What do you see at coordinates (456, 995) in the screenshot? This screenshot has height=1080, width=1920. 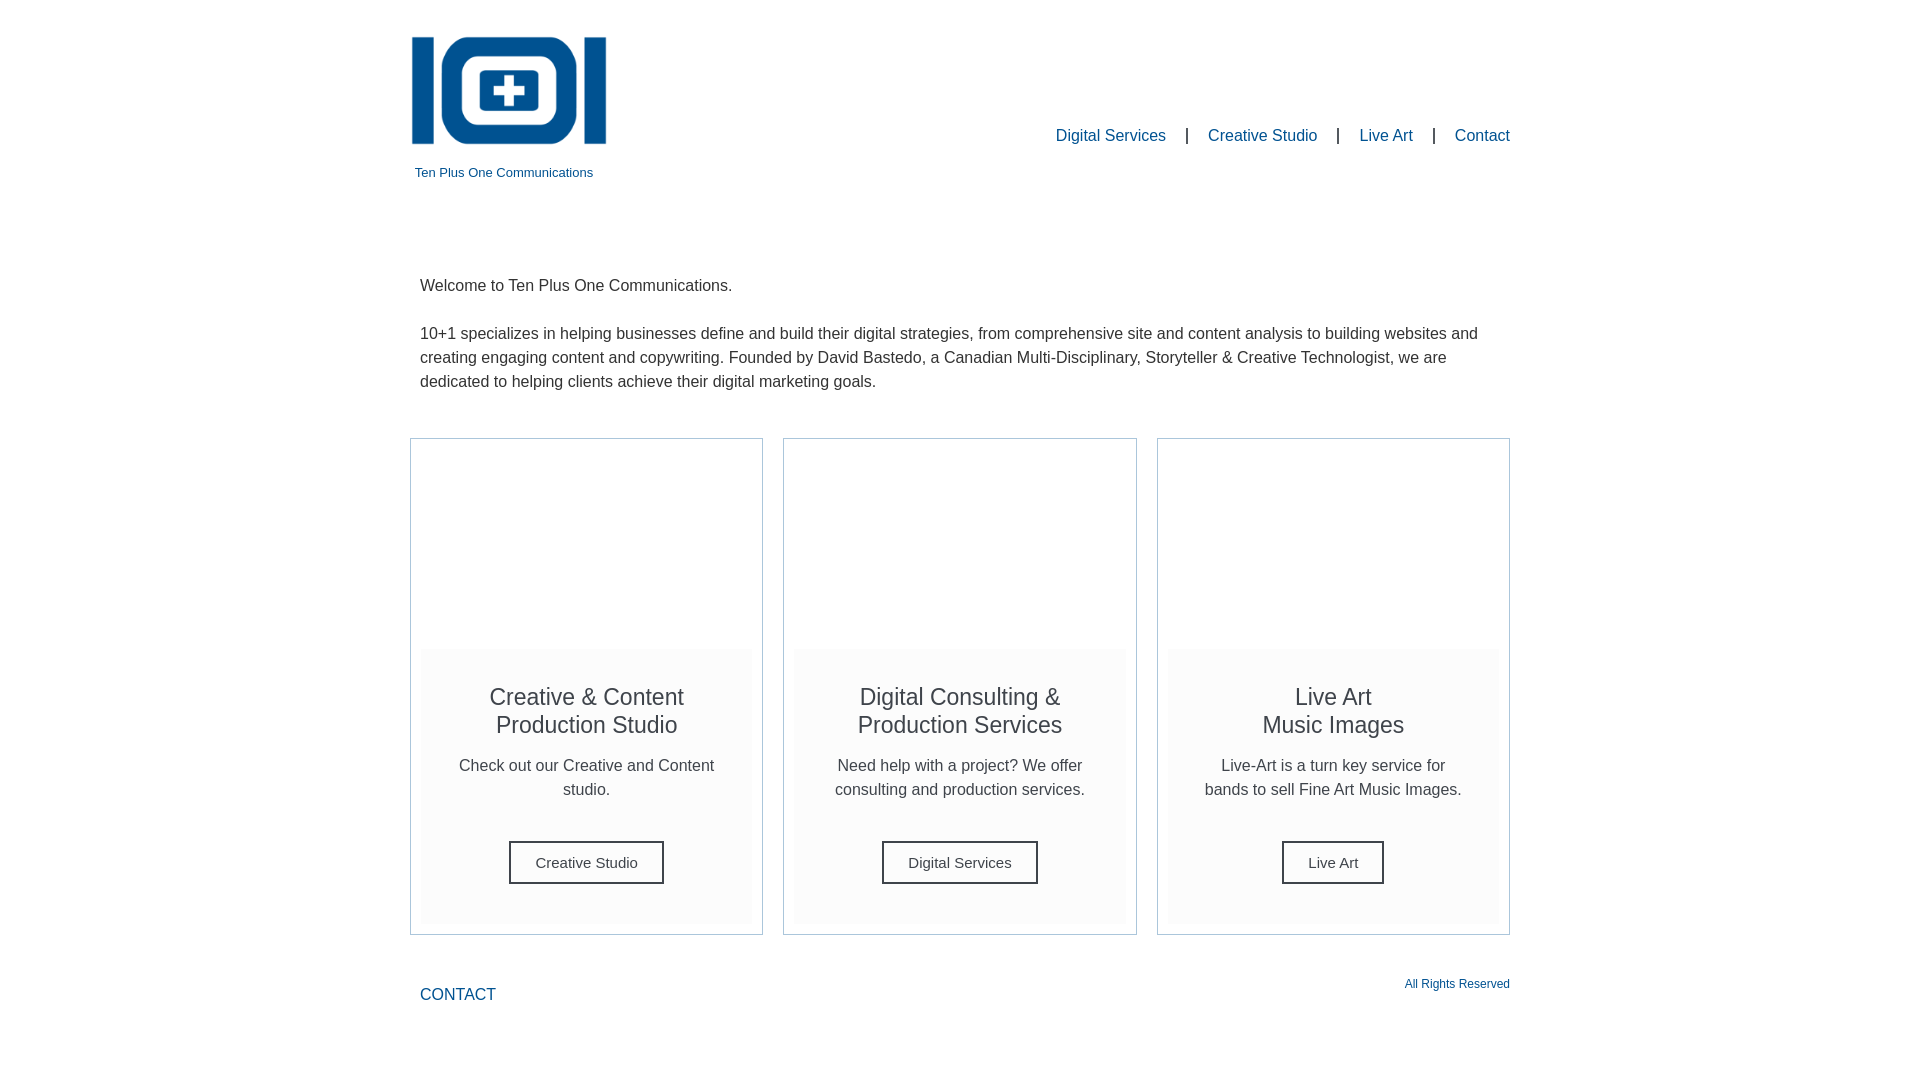 I see `'CONTACT'` at bounding box center [456, 995].